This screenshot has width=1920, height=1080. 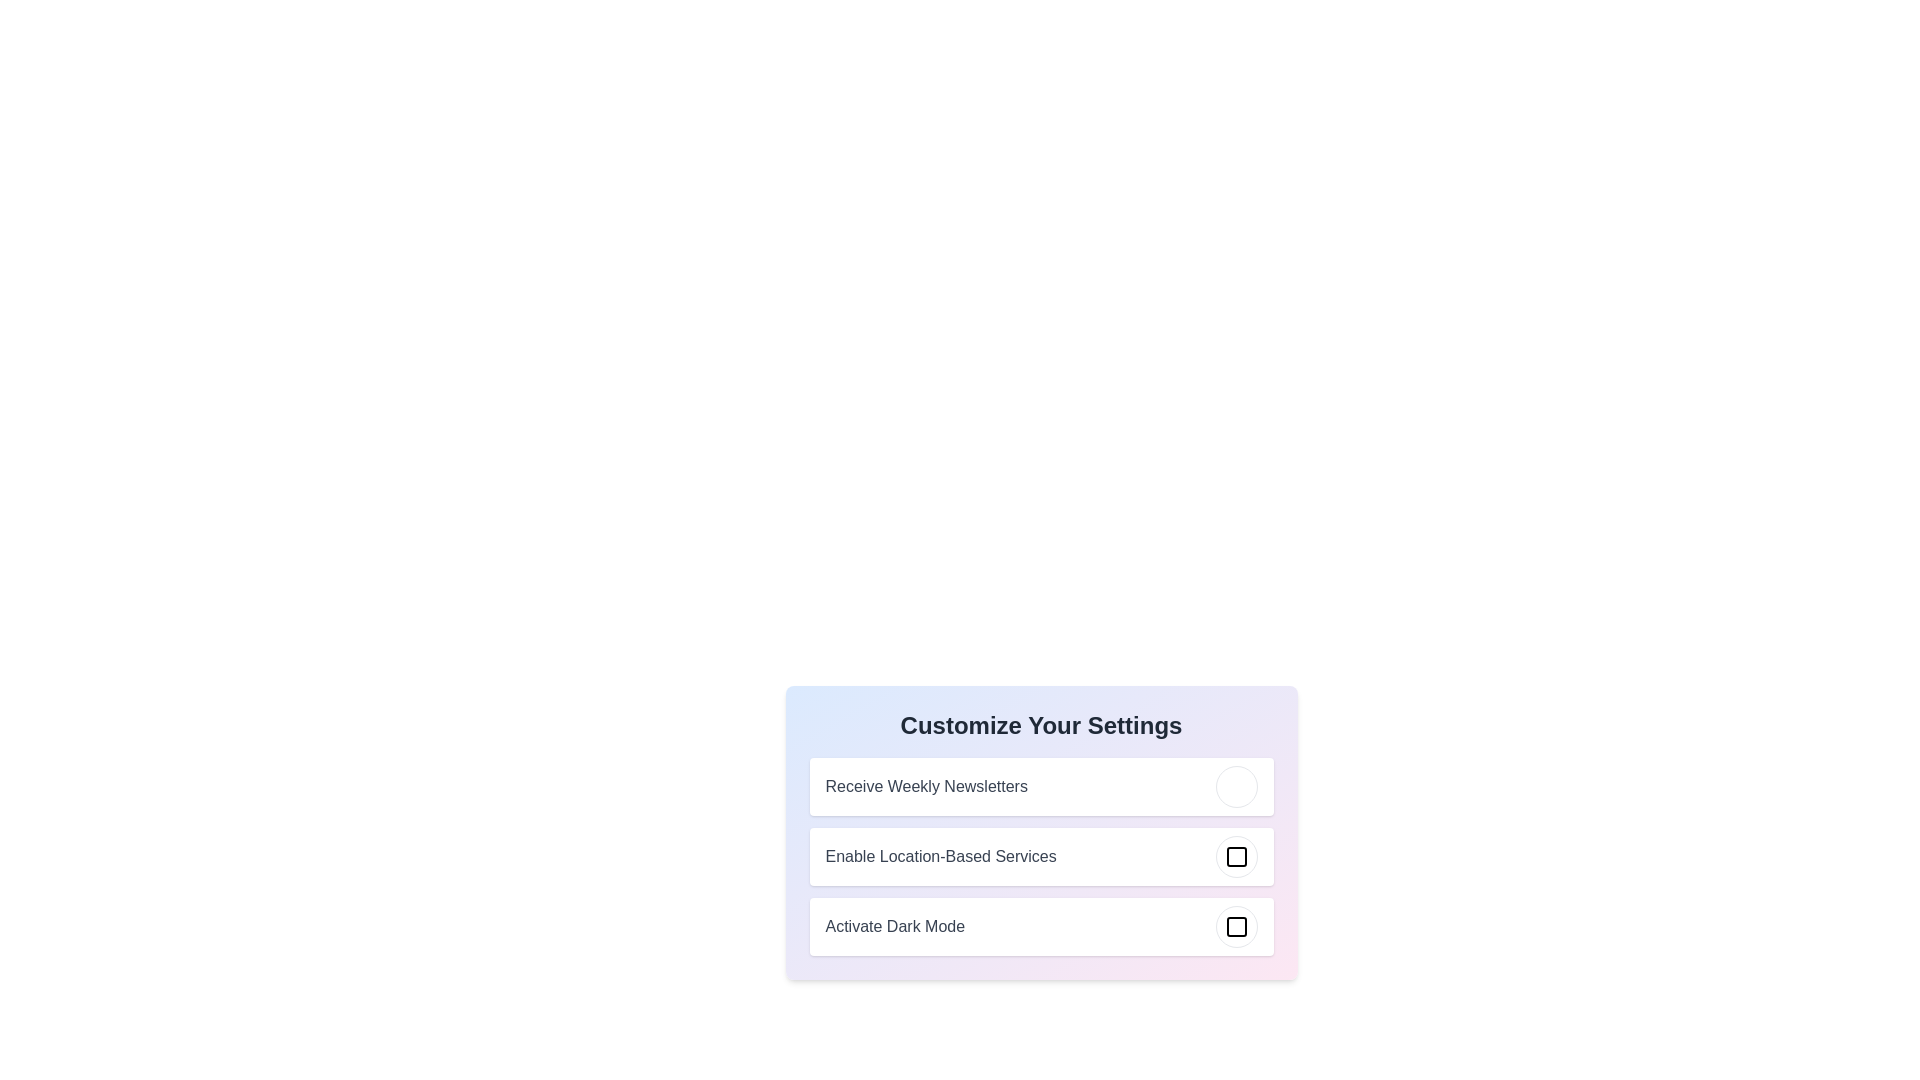 I want to click on the label for enabling location-based services, which is positioned between 'Receive Weekly Newsletters' and 'Activate Dark Mode' in the vertical list of functions, so click(x=1040, y=855).